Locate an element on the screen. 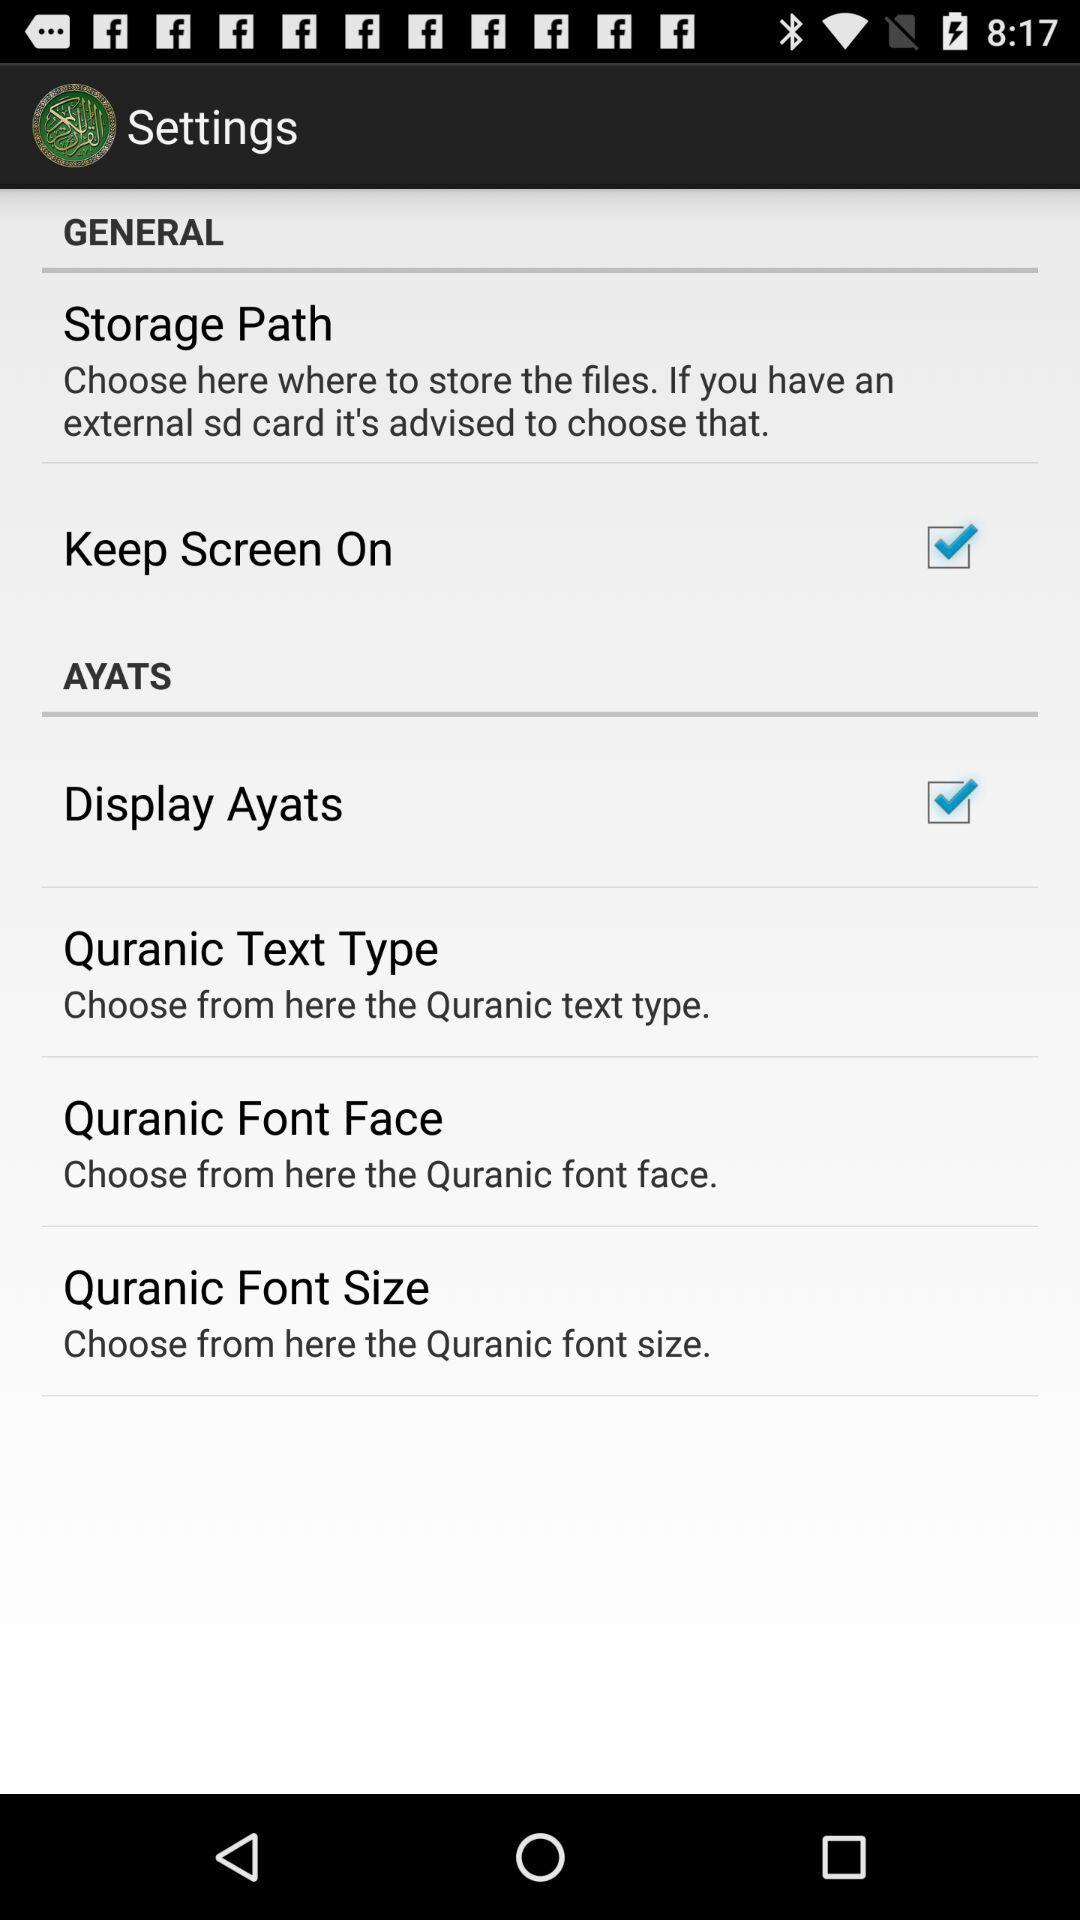 The height and width of the screenshot is (1920, 1080). keep screen on app is located at coordinates (227, 547).